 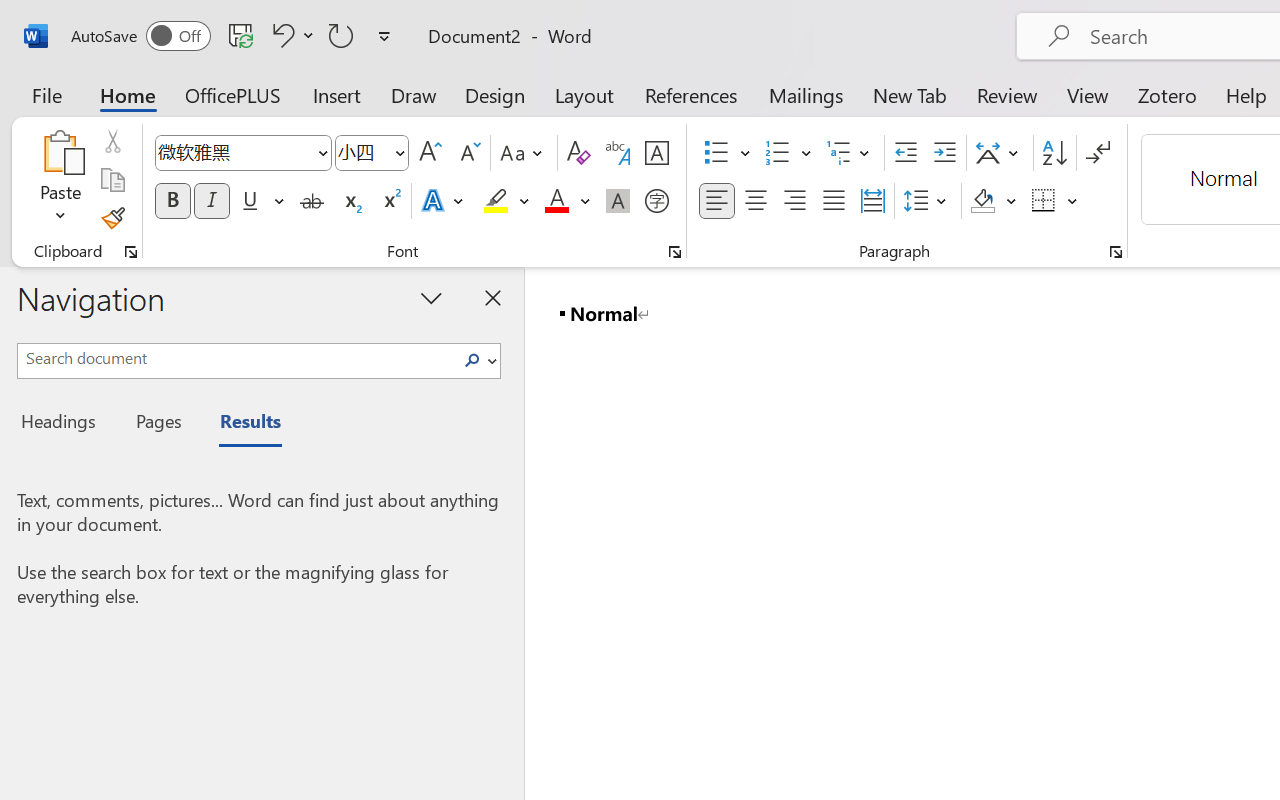 I want to click on 'Superscript', so click(x=390, y=201).